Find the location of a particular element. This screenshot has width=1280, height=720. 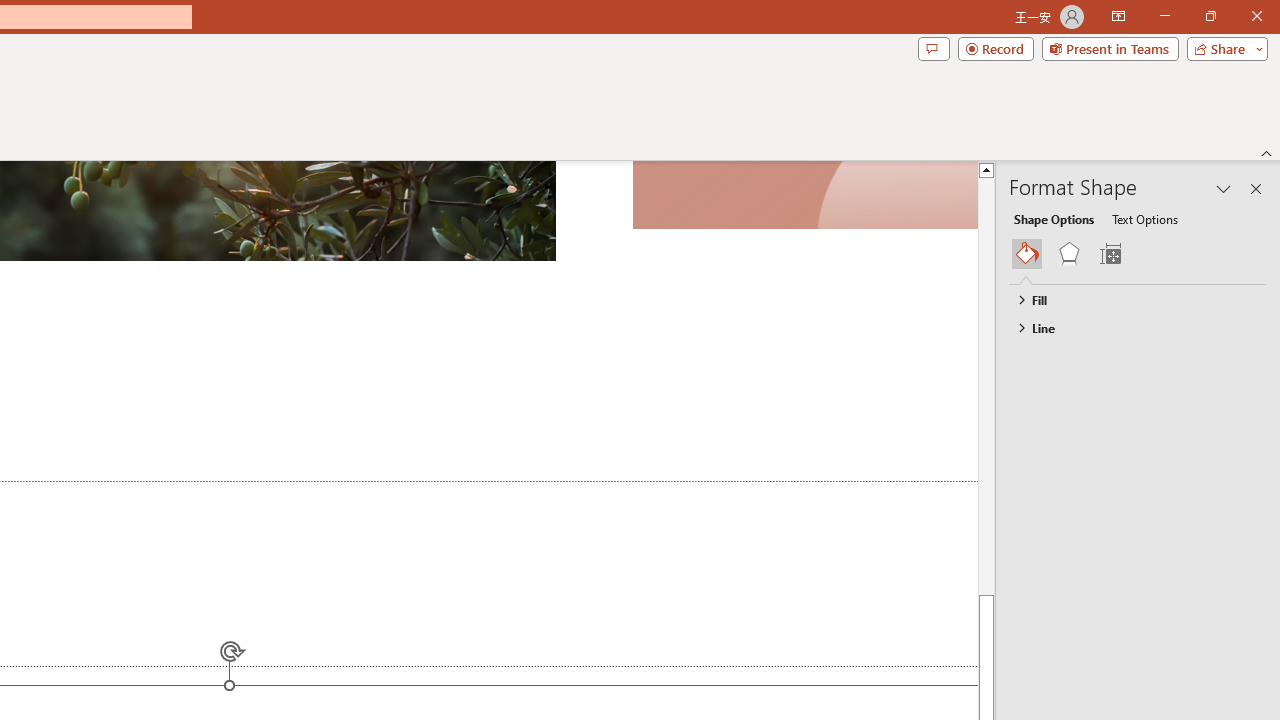

'Shape Options' is located at coordinates (1053, 218).